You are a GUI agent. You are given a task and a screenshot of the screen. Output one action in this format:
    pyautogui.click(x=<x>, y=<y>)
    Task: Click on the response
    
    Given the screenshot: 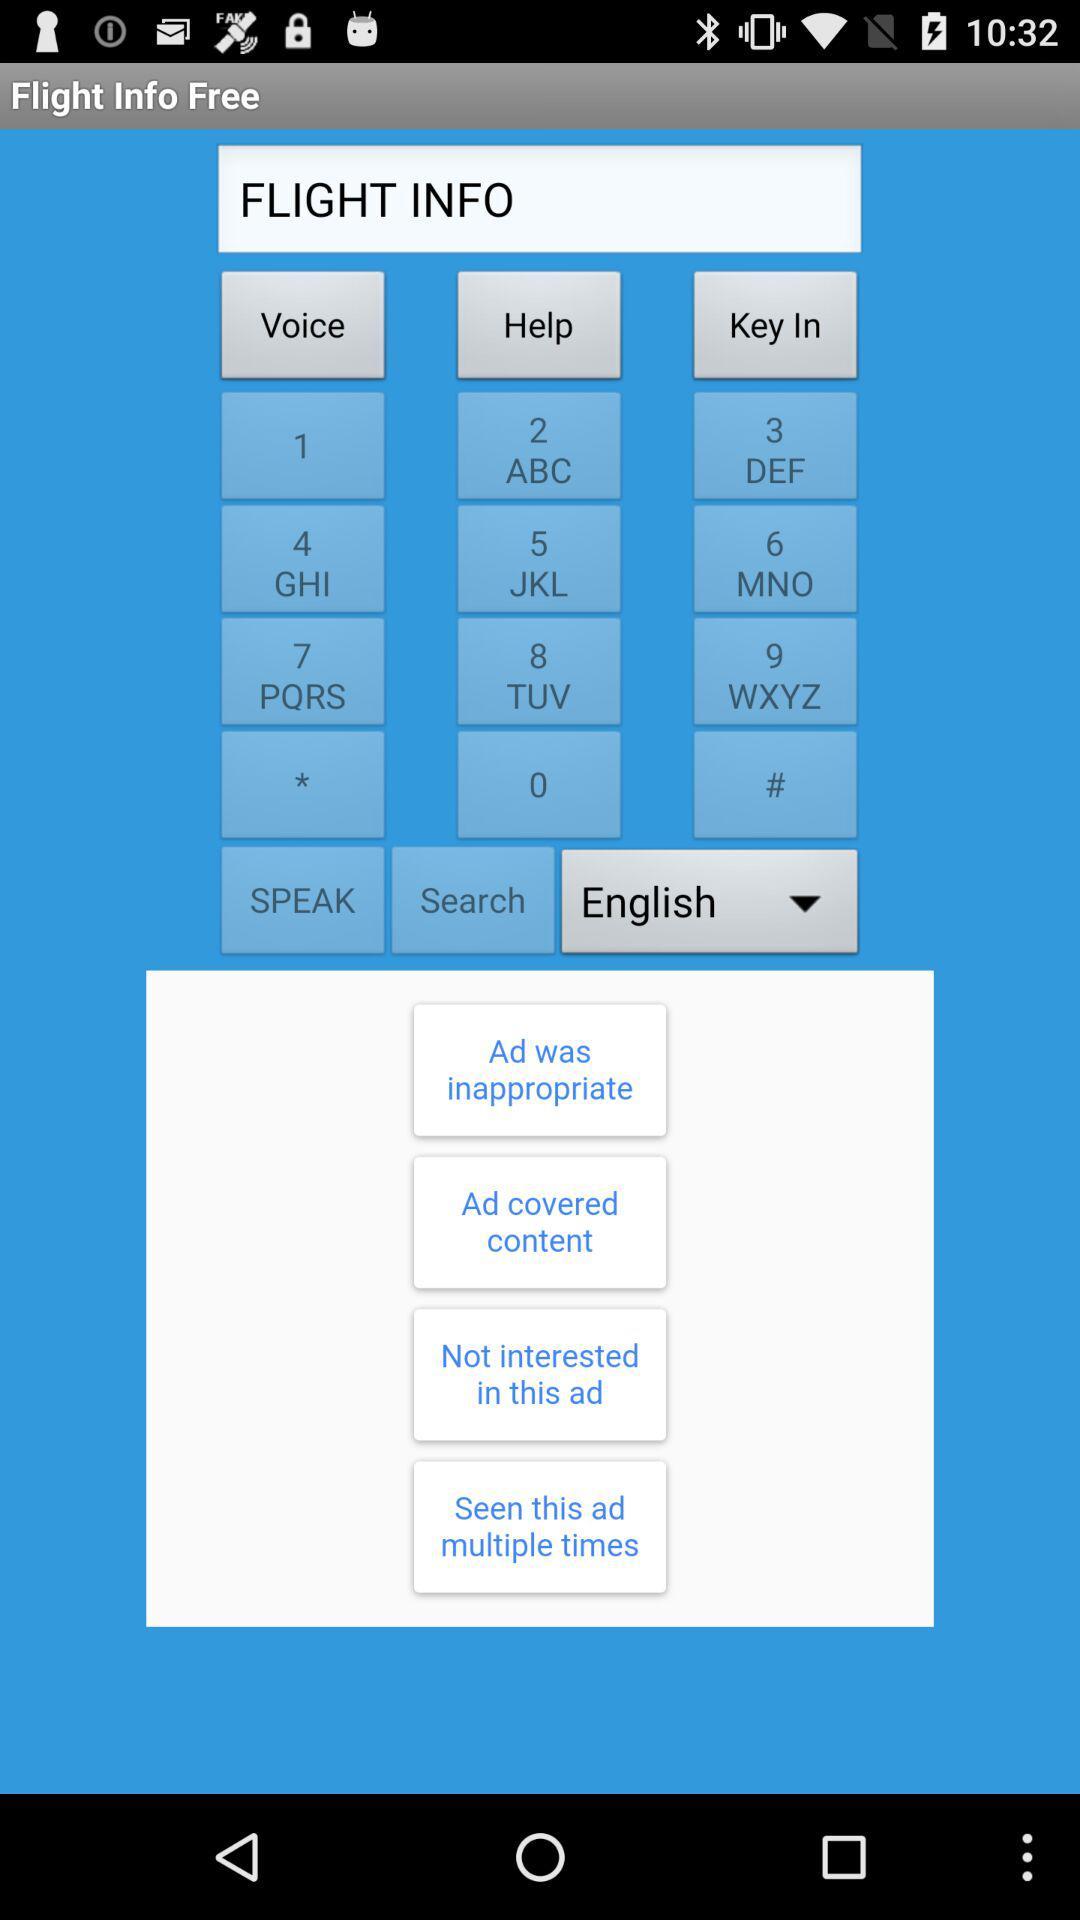 What is the action you would take?
    pyautogui.click(x=540, y=1298)
    